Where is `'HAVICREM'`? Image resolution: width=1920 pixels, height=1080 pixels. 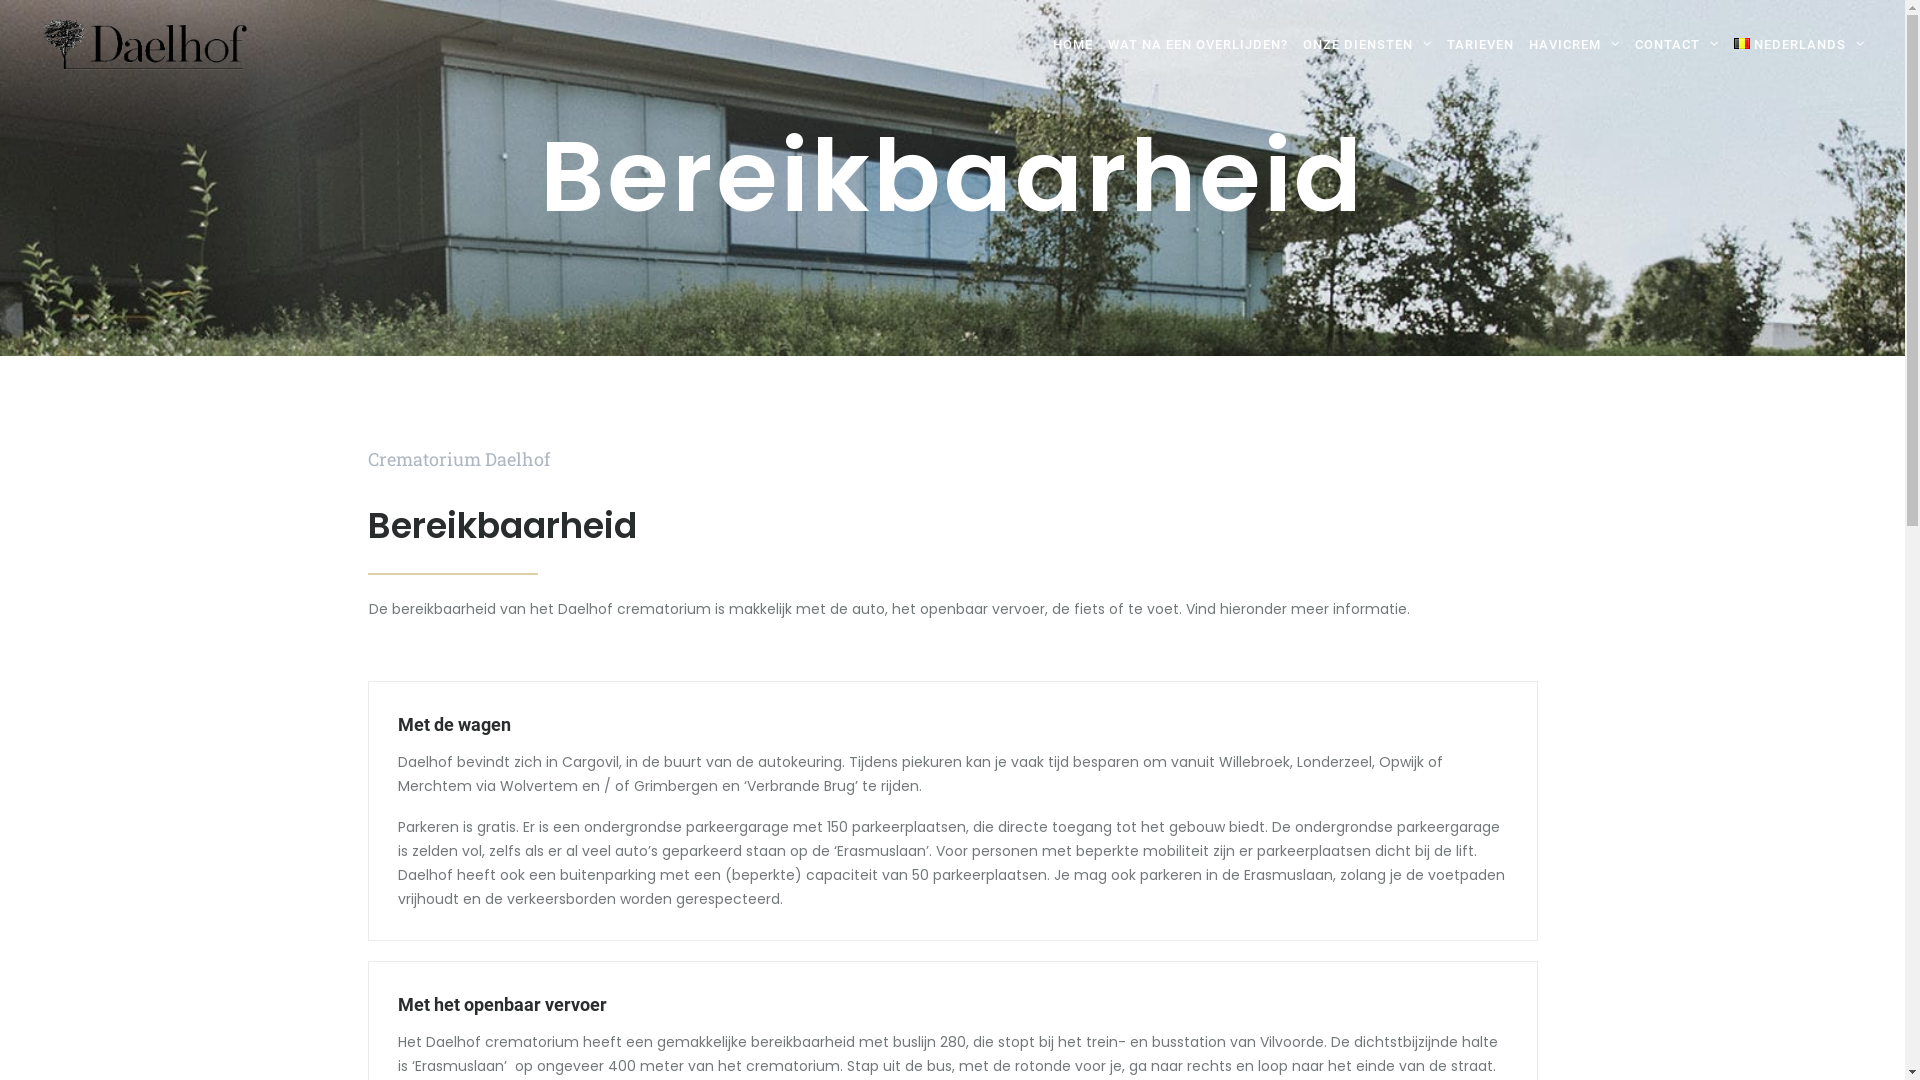
'HAVICREM' is located at coordinates (1573, 45).